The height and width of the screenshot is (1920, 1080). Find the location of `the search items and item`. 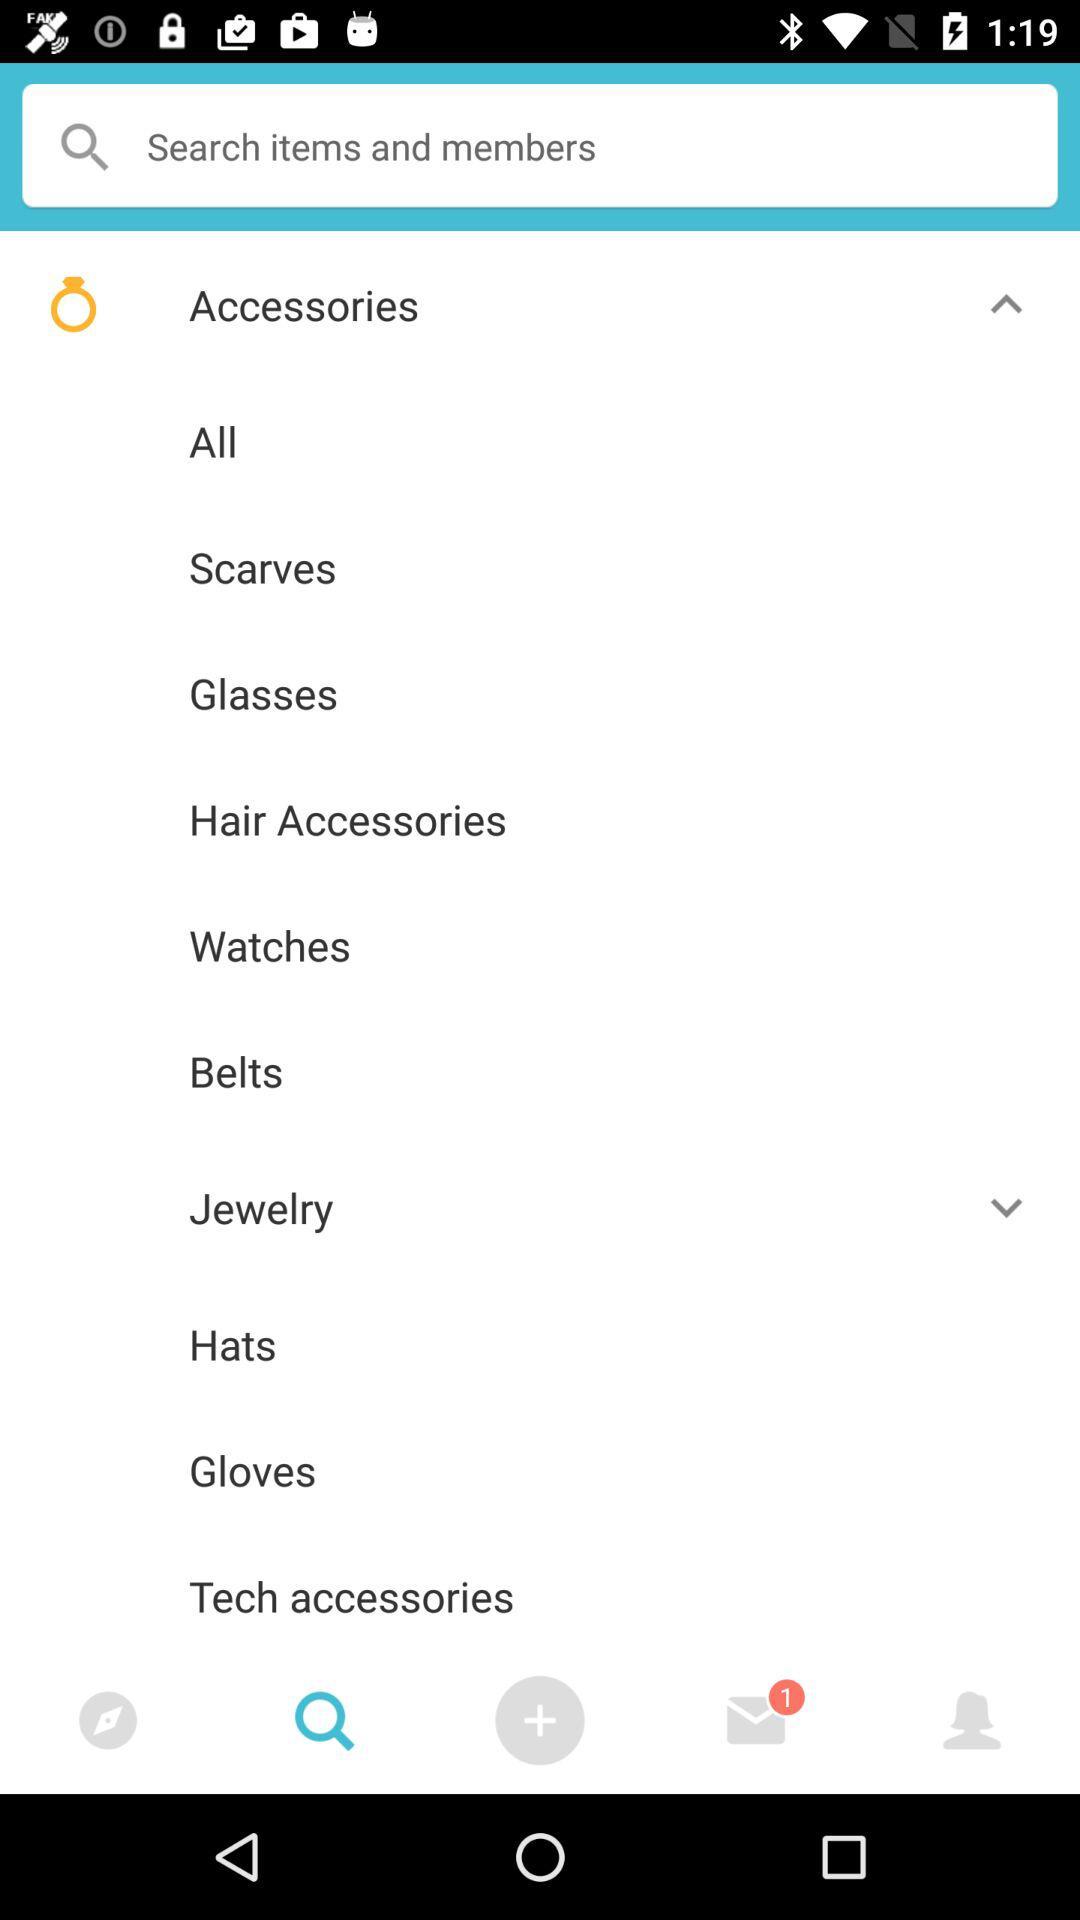

the search items and item is located at coordinates (540, 146).